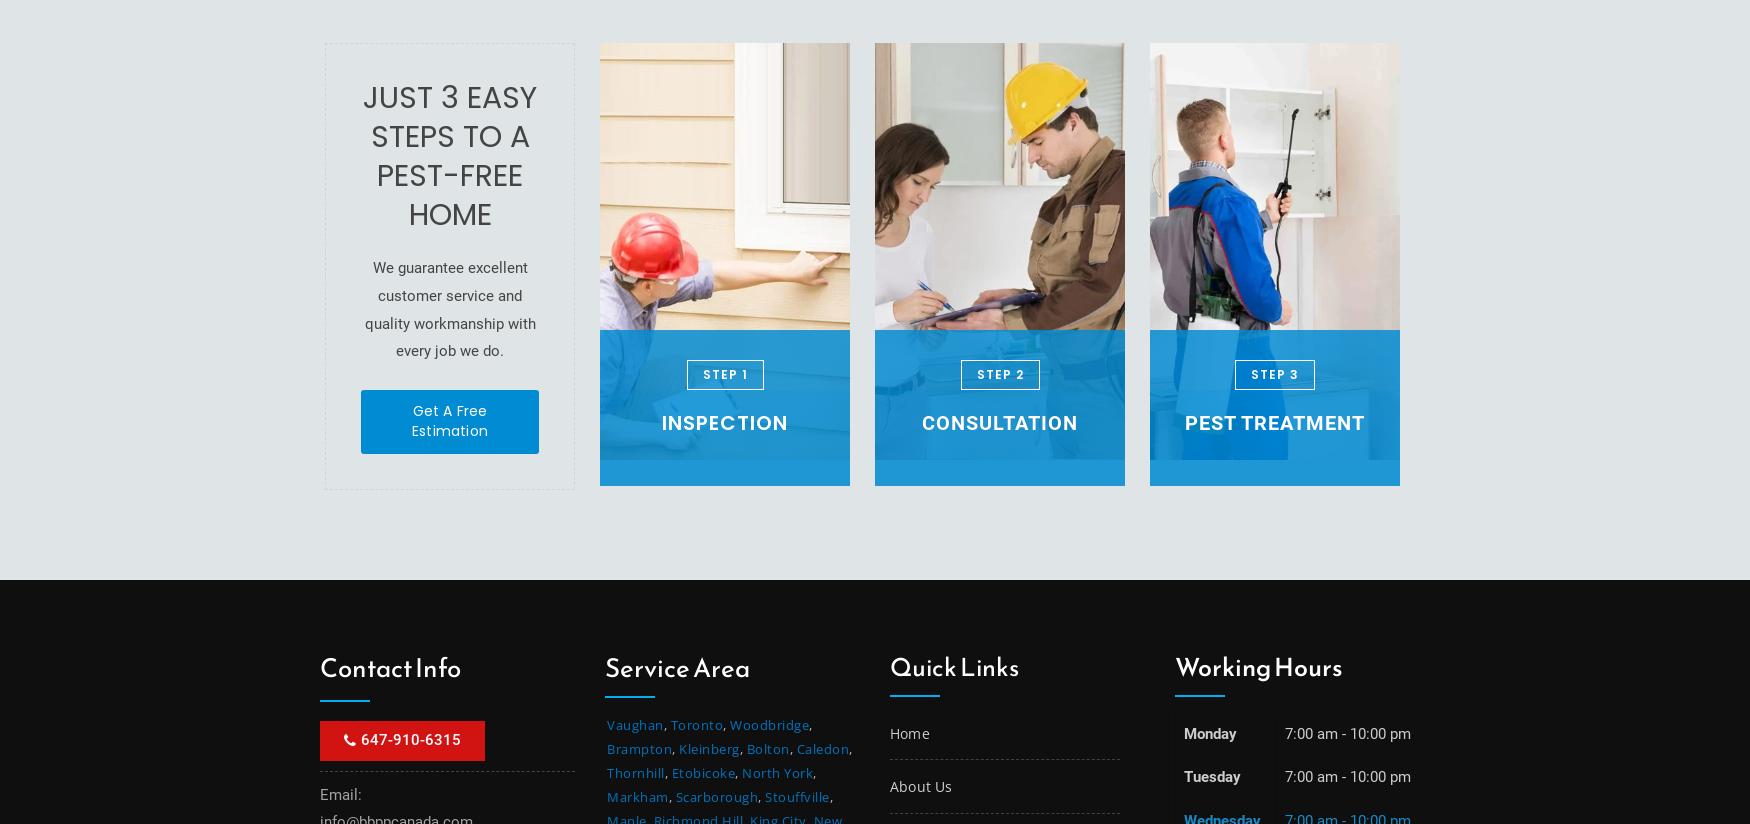 The width and height of the screenshot is (1750, 824). Describe the element at coordinates (889, 785) in the screenshot. I see `'About Us'` at that location.